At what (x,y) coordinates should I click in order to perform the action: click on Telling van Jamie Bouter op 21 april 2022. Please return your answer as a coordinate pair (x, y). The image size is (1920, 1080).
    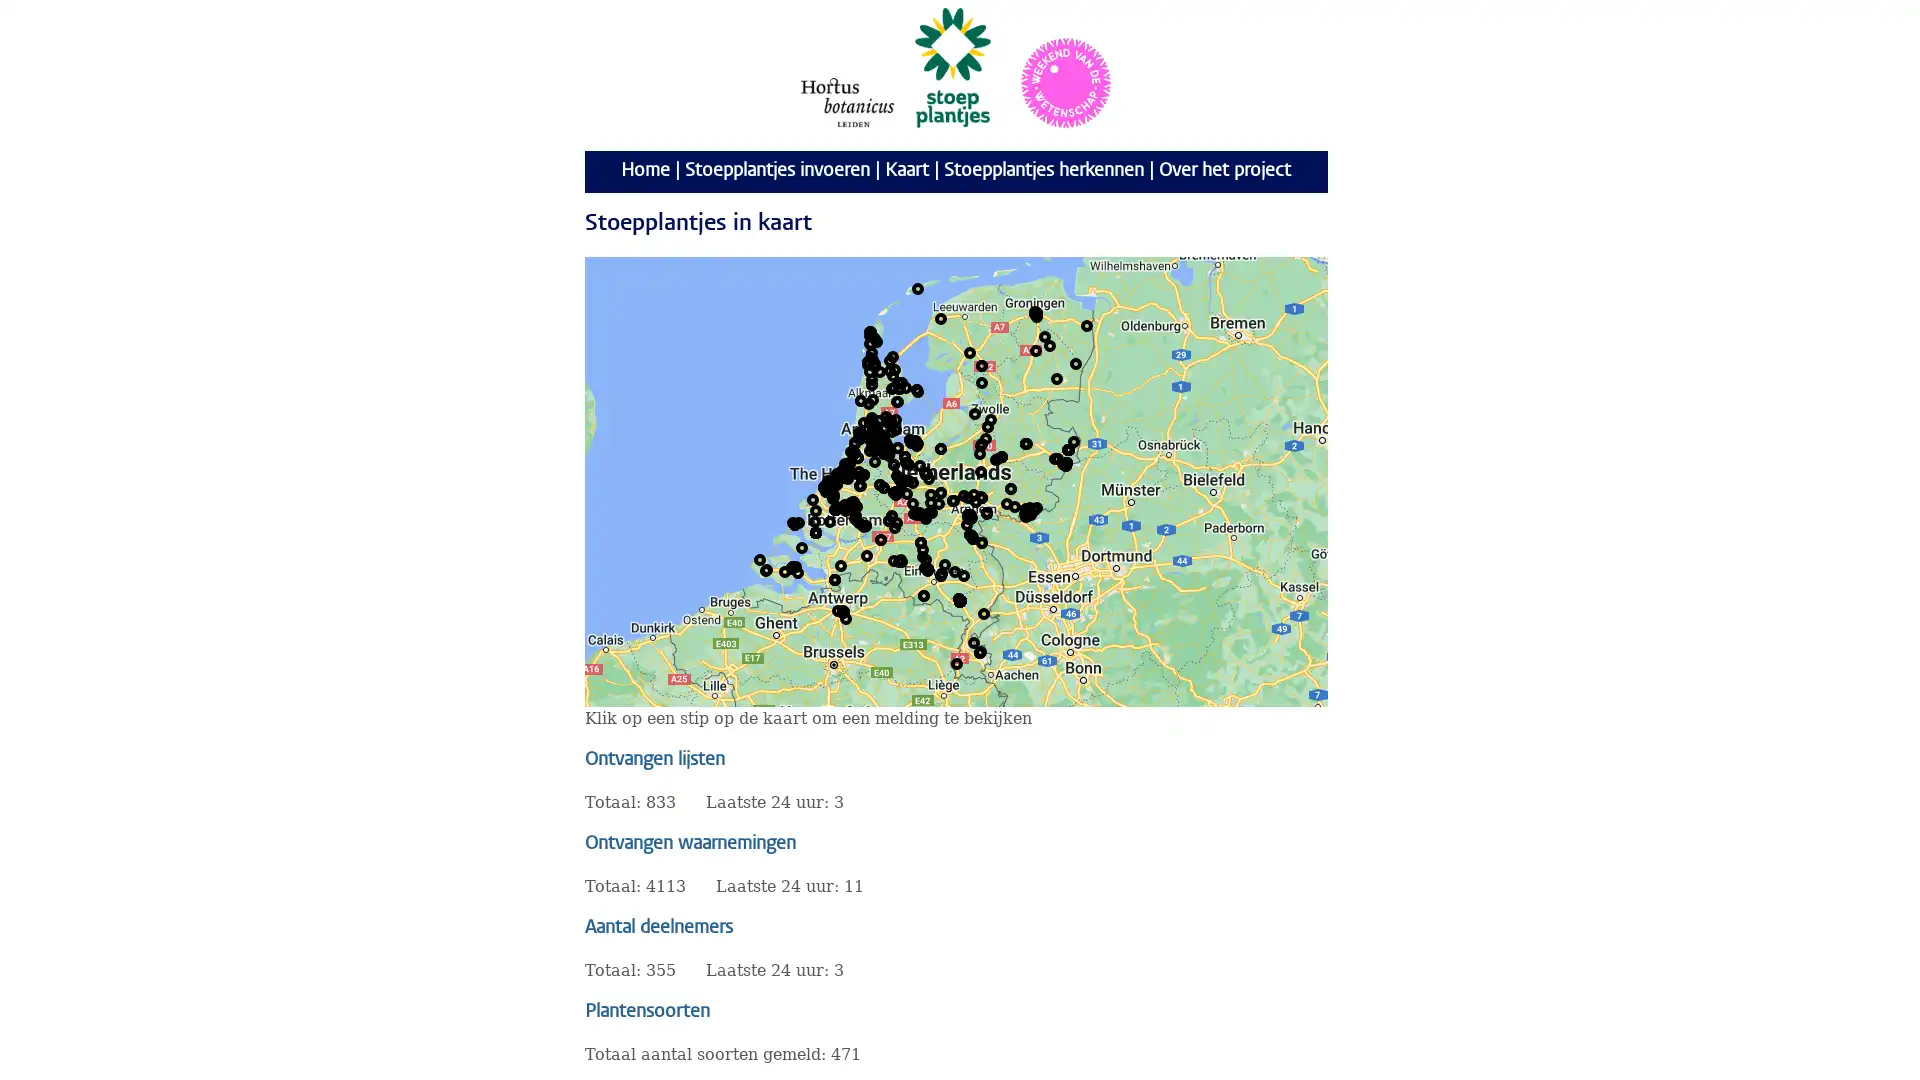
    Looking at the image, I should click on (882, 439).